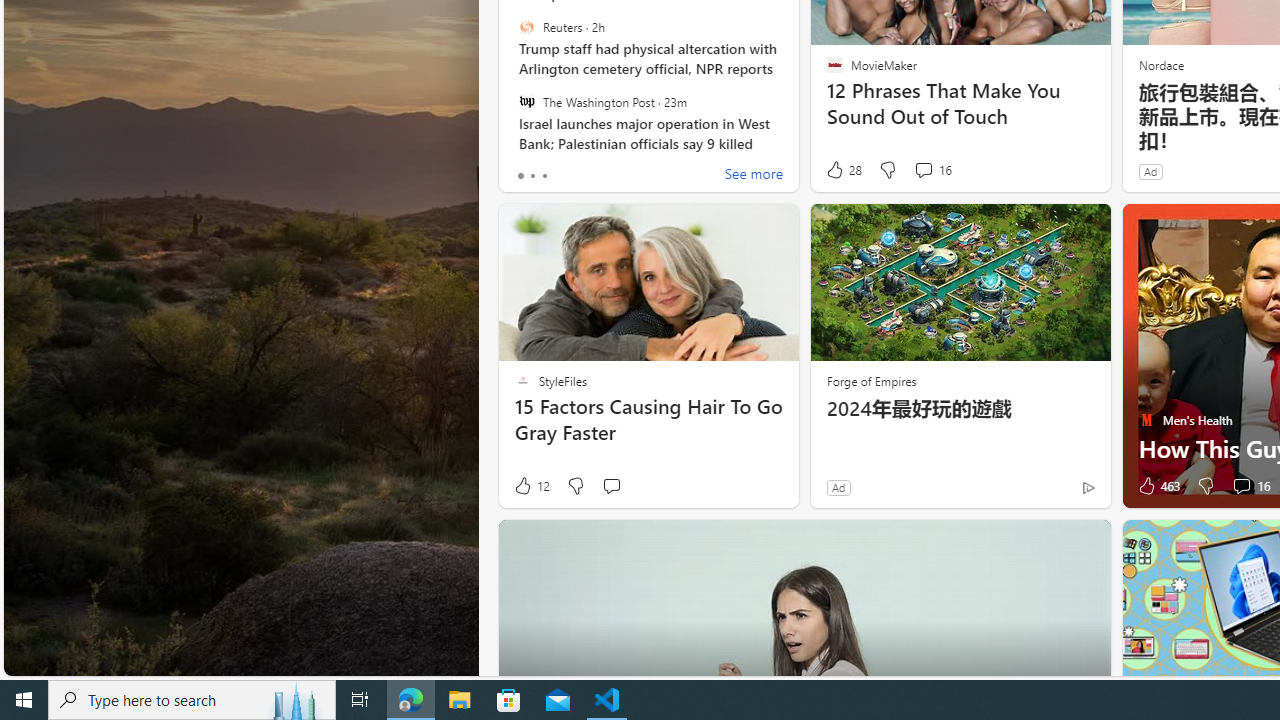 The image size is (1280, 720). Describe the element at coordinates (520, 175) in the screenshot. I see `'tab-0'` at that location.